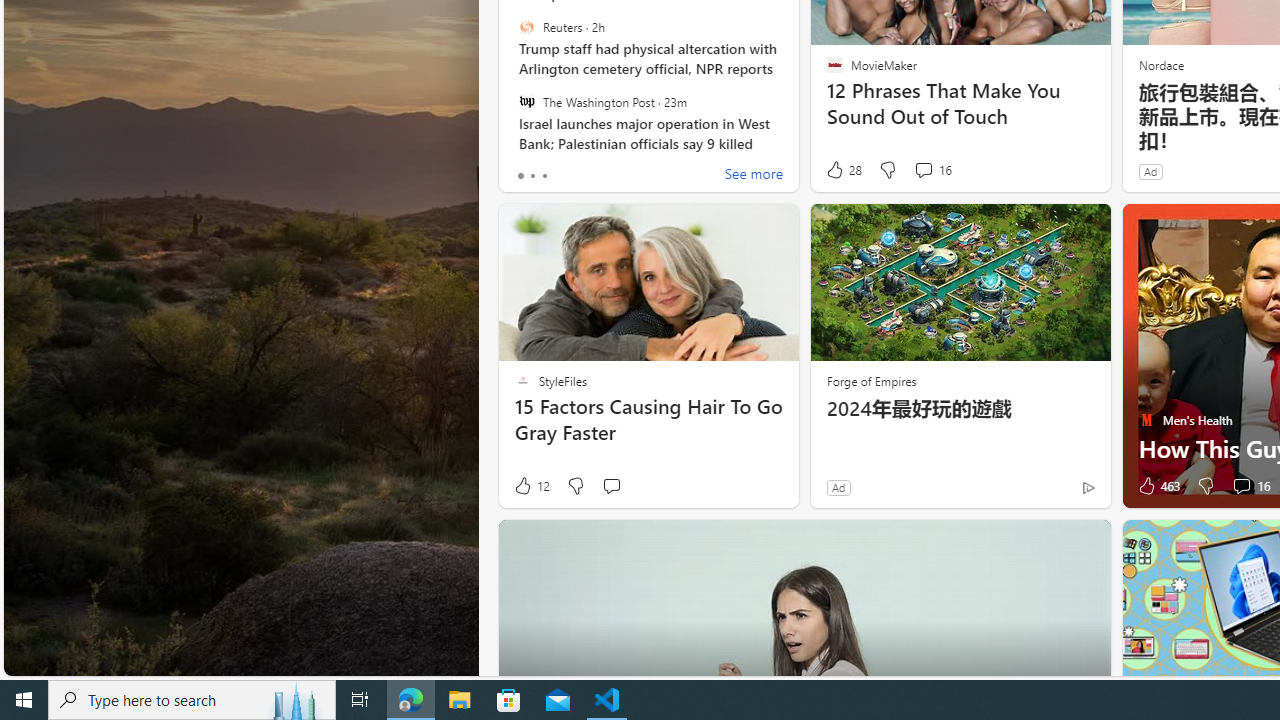 The image size is (1280, 720). Describe the element at coordinates (520, 175) in the screenshot. I see `'tab-0'` at that location.